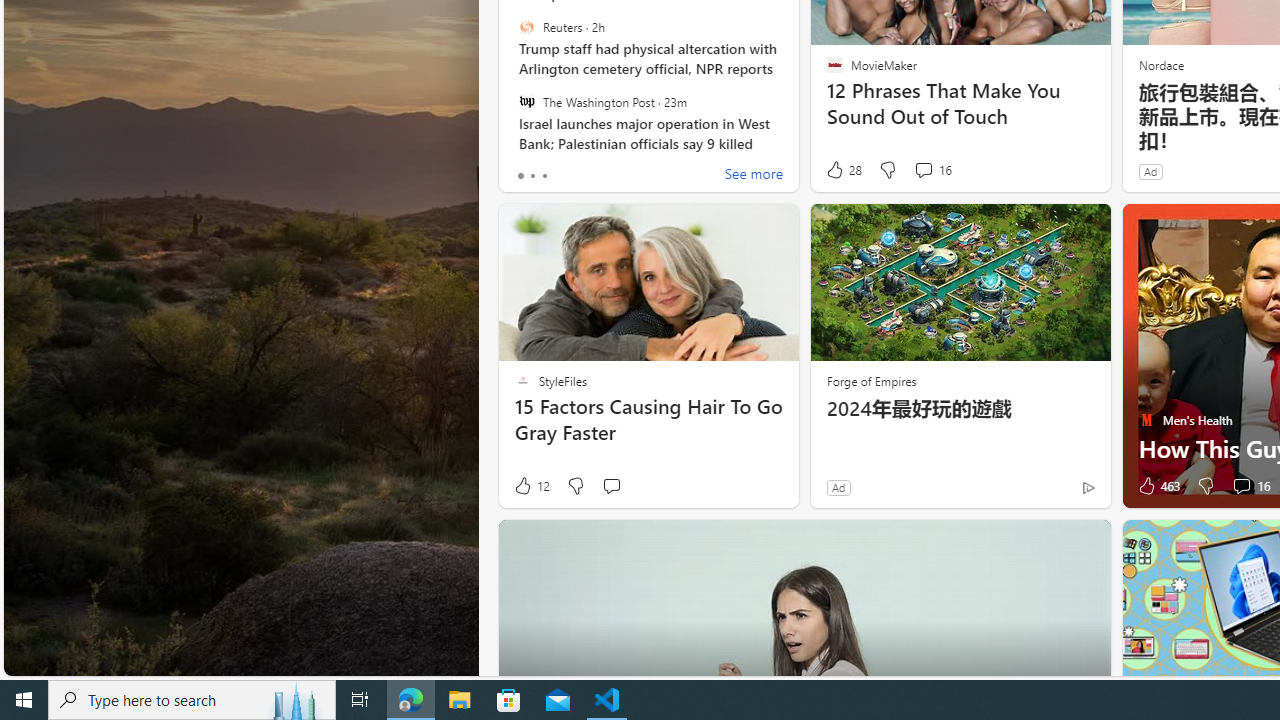 The image size is (1280, 720). Describe the element at coordinates (520, 175) in the screenshot. I see `'tab-0'` at that location.